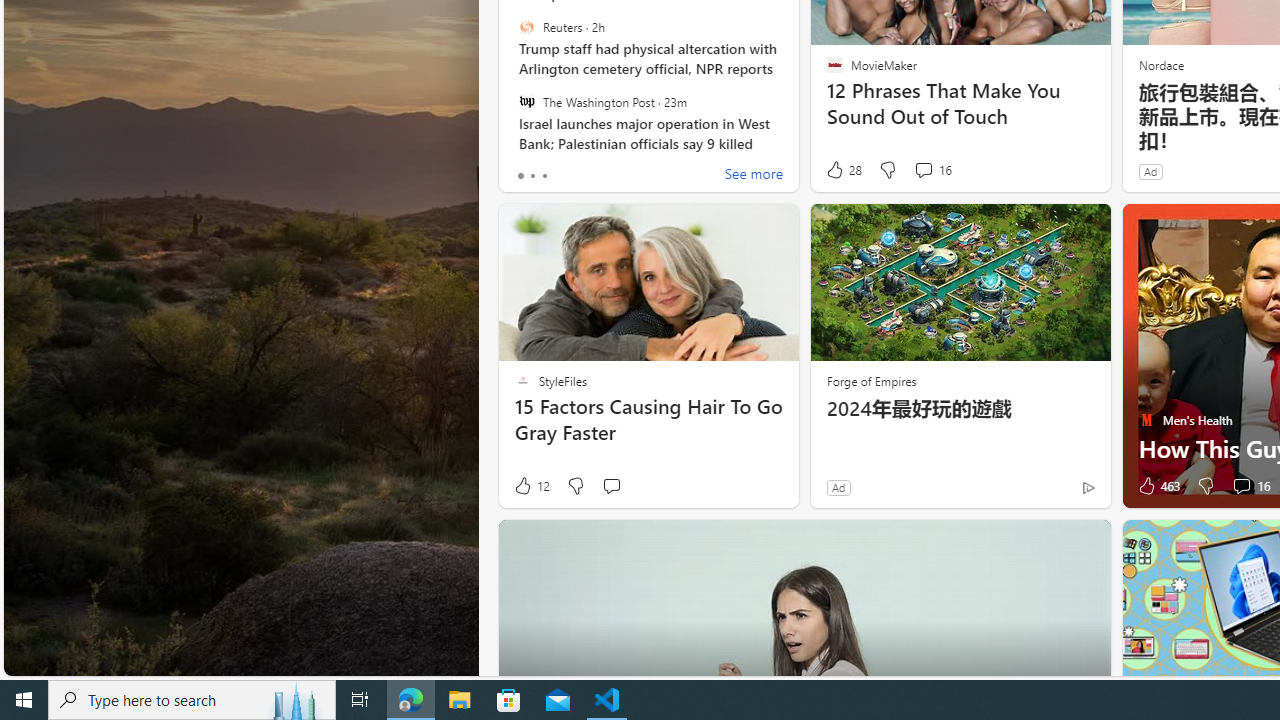 The image size is (1280, 720). Describe the element at coordinates (520, 175) in the screenshot. I see `'tab-0'` at that location.